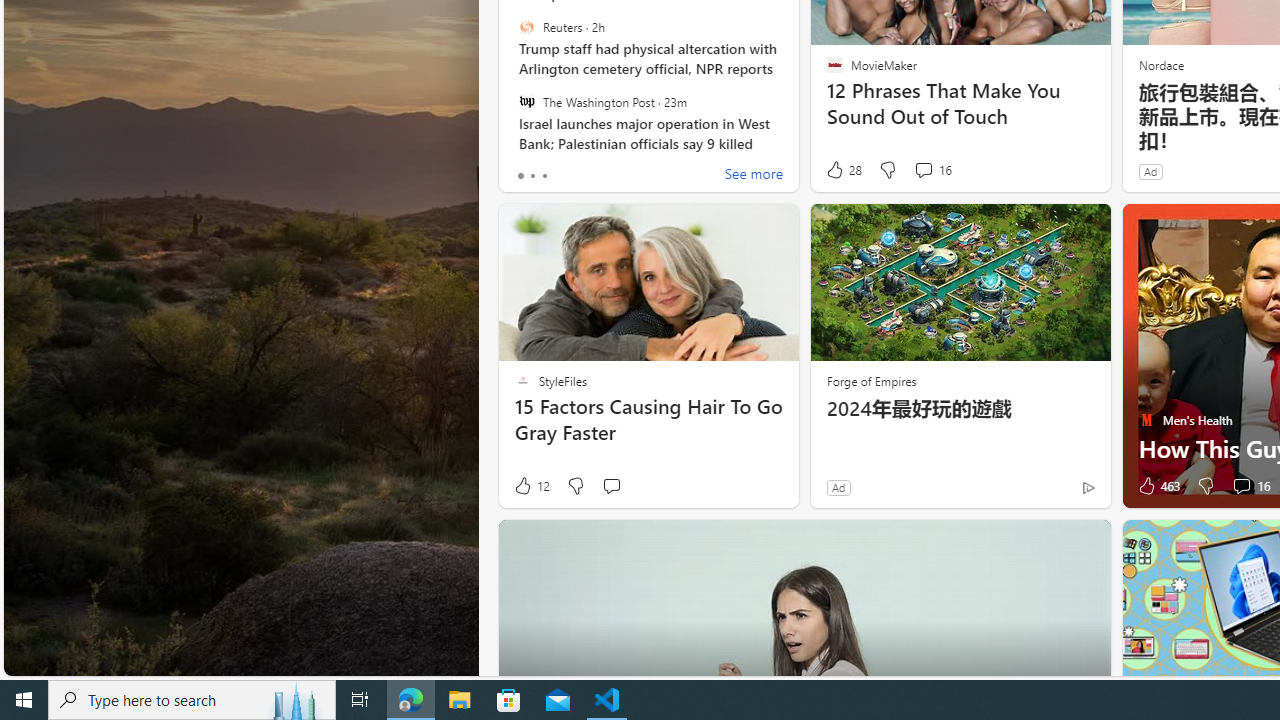 The image size is (1280, 720). Describe the element at coordinates (520, 175) in the screenshot. I see `'tab-0'` at that location.